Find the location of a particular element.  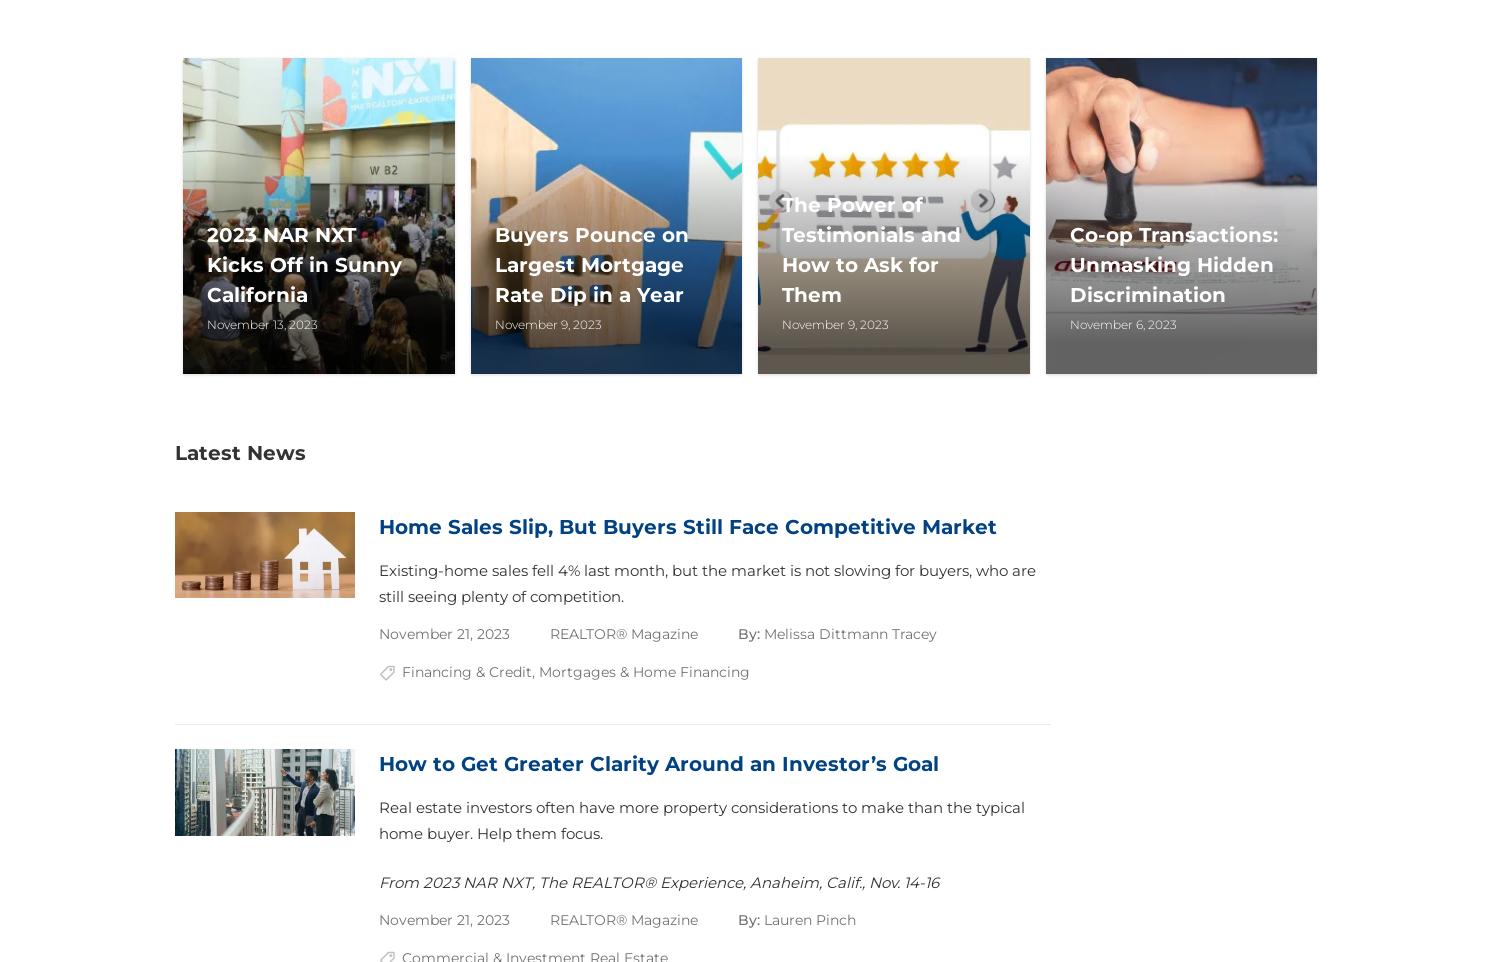

'November 13, 2023' is located at coordinates (262, 322).